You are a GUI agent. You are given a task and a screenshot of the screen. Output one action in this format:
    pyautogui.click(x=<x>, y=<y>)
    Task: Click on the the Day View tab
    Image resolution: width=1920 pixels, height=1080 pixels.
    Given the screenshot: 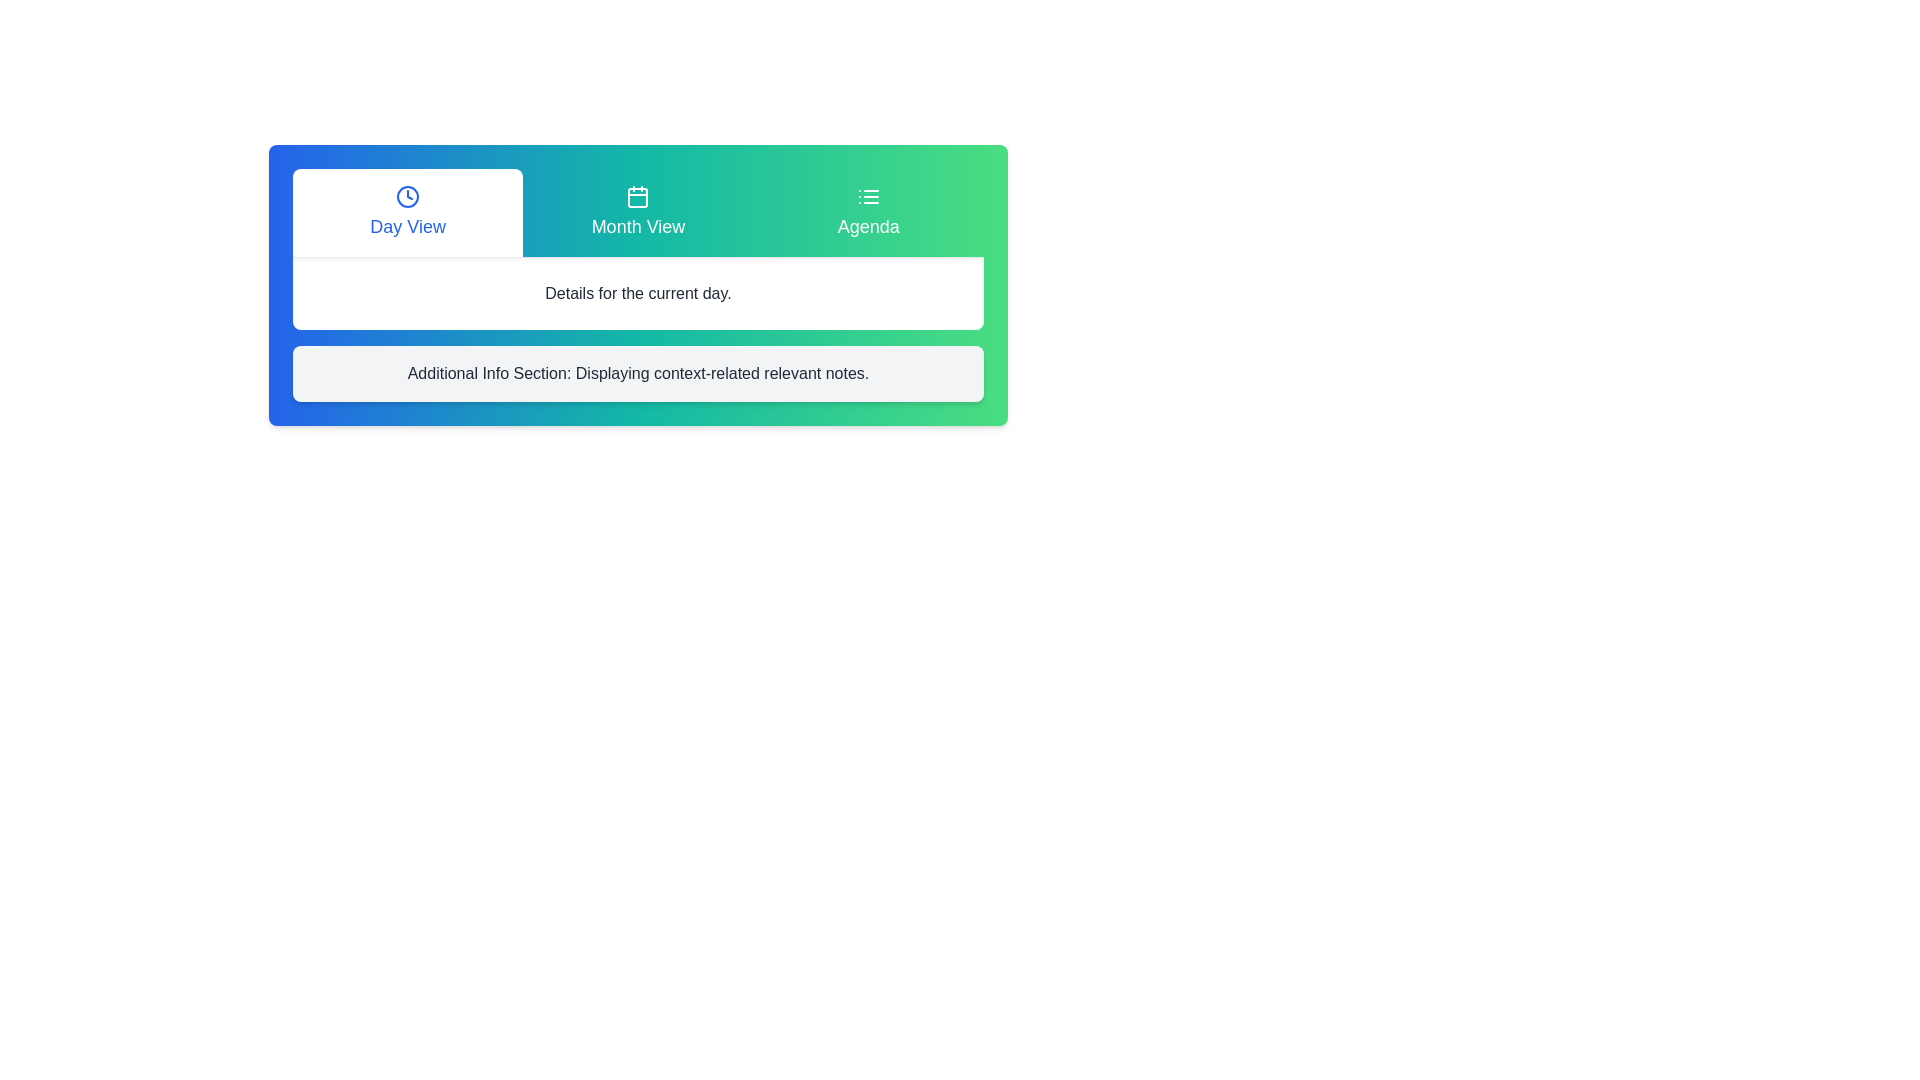 What is the action you would take?
    pyautogui.click(x=407, y=212)
    